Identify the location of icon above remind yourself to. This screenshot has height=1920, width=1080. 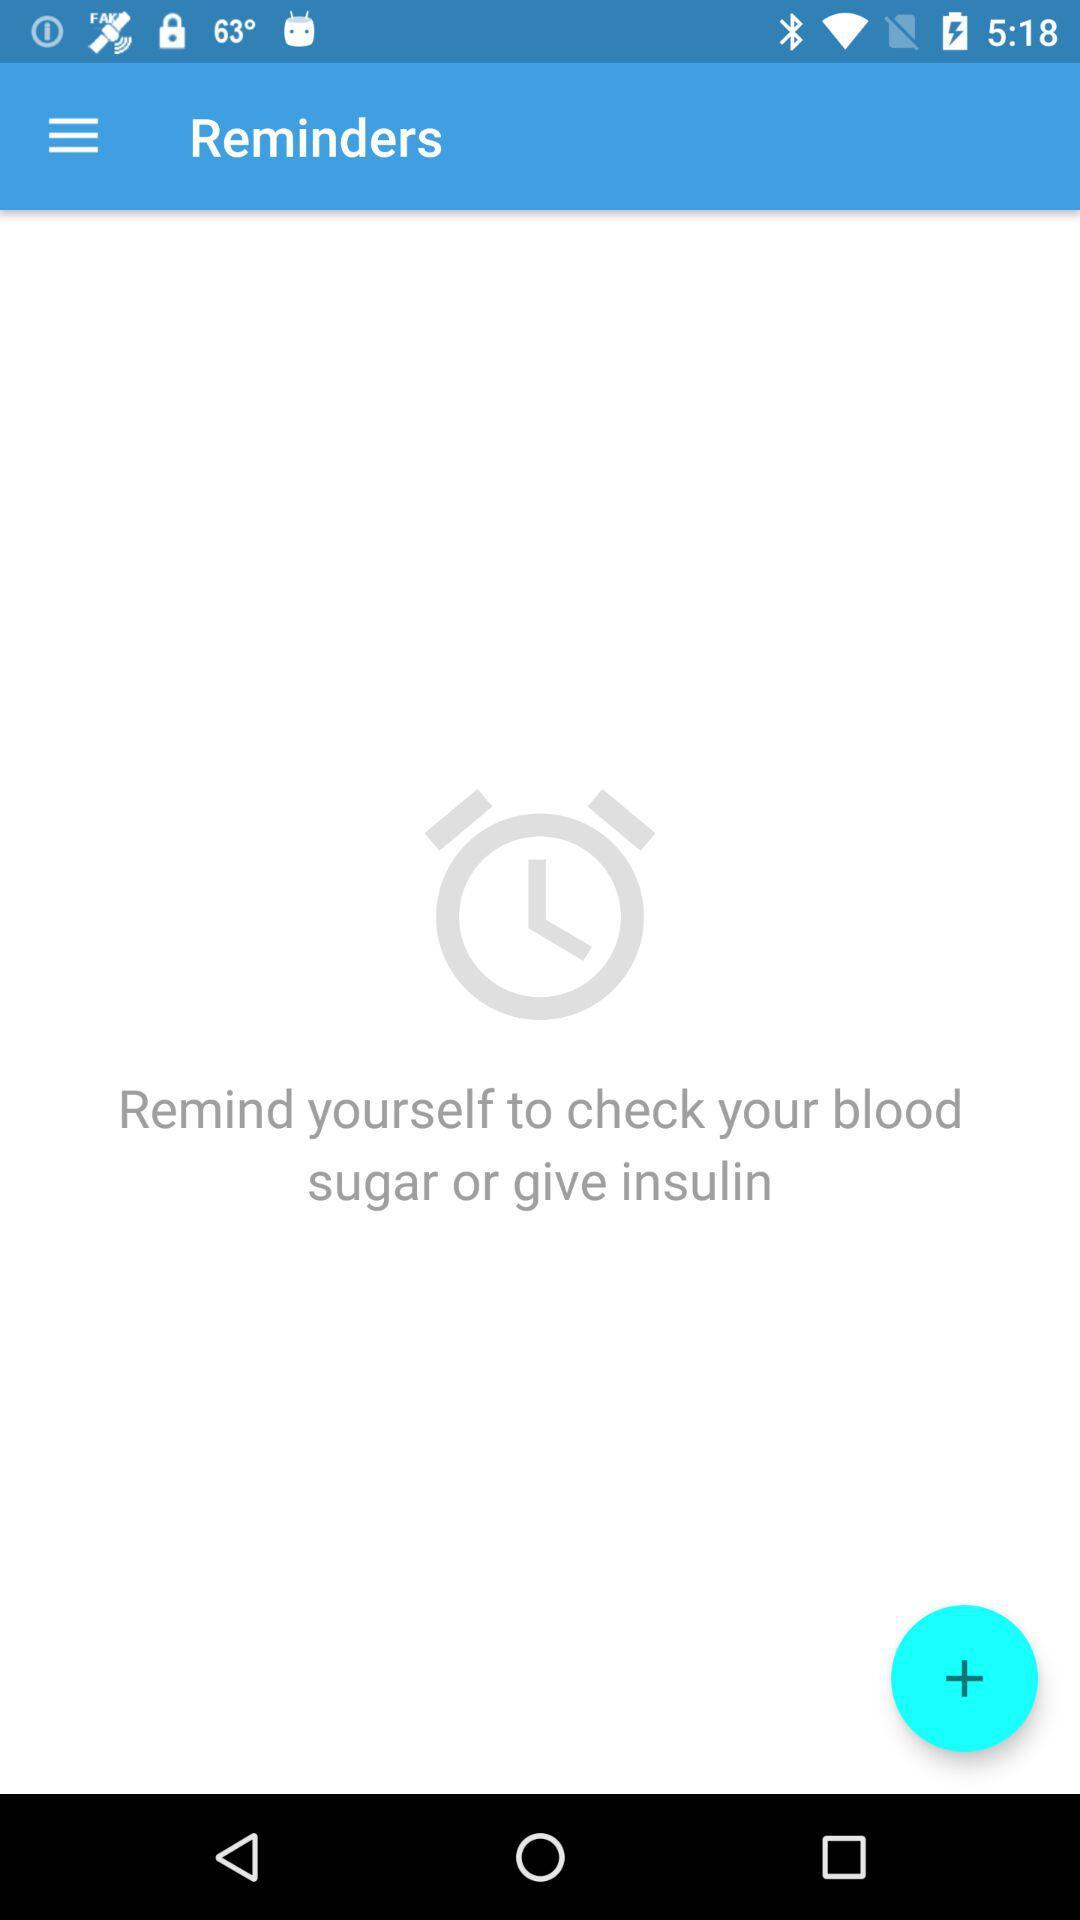
(72, 135).